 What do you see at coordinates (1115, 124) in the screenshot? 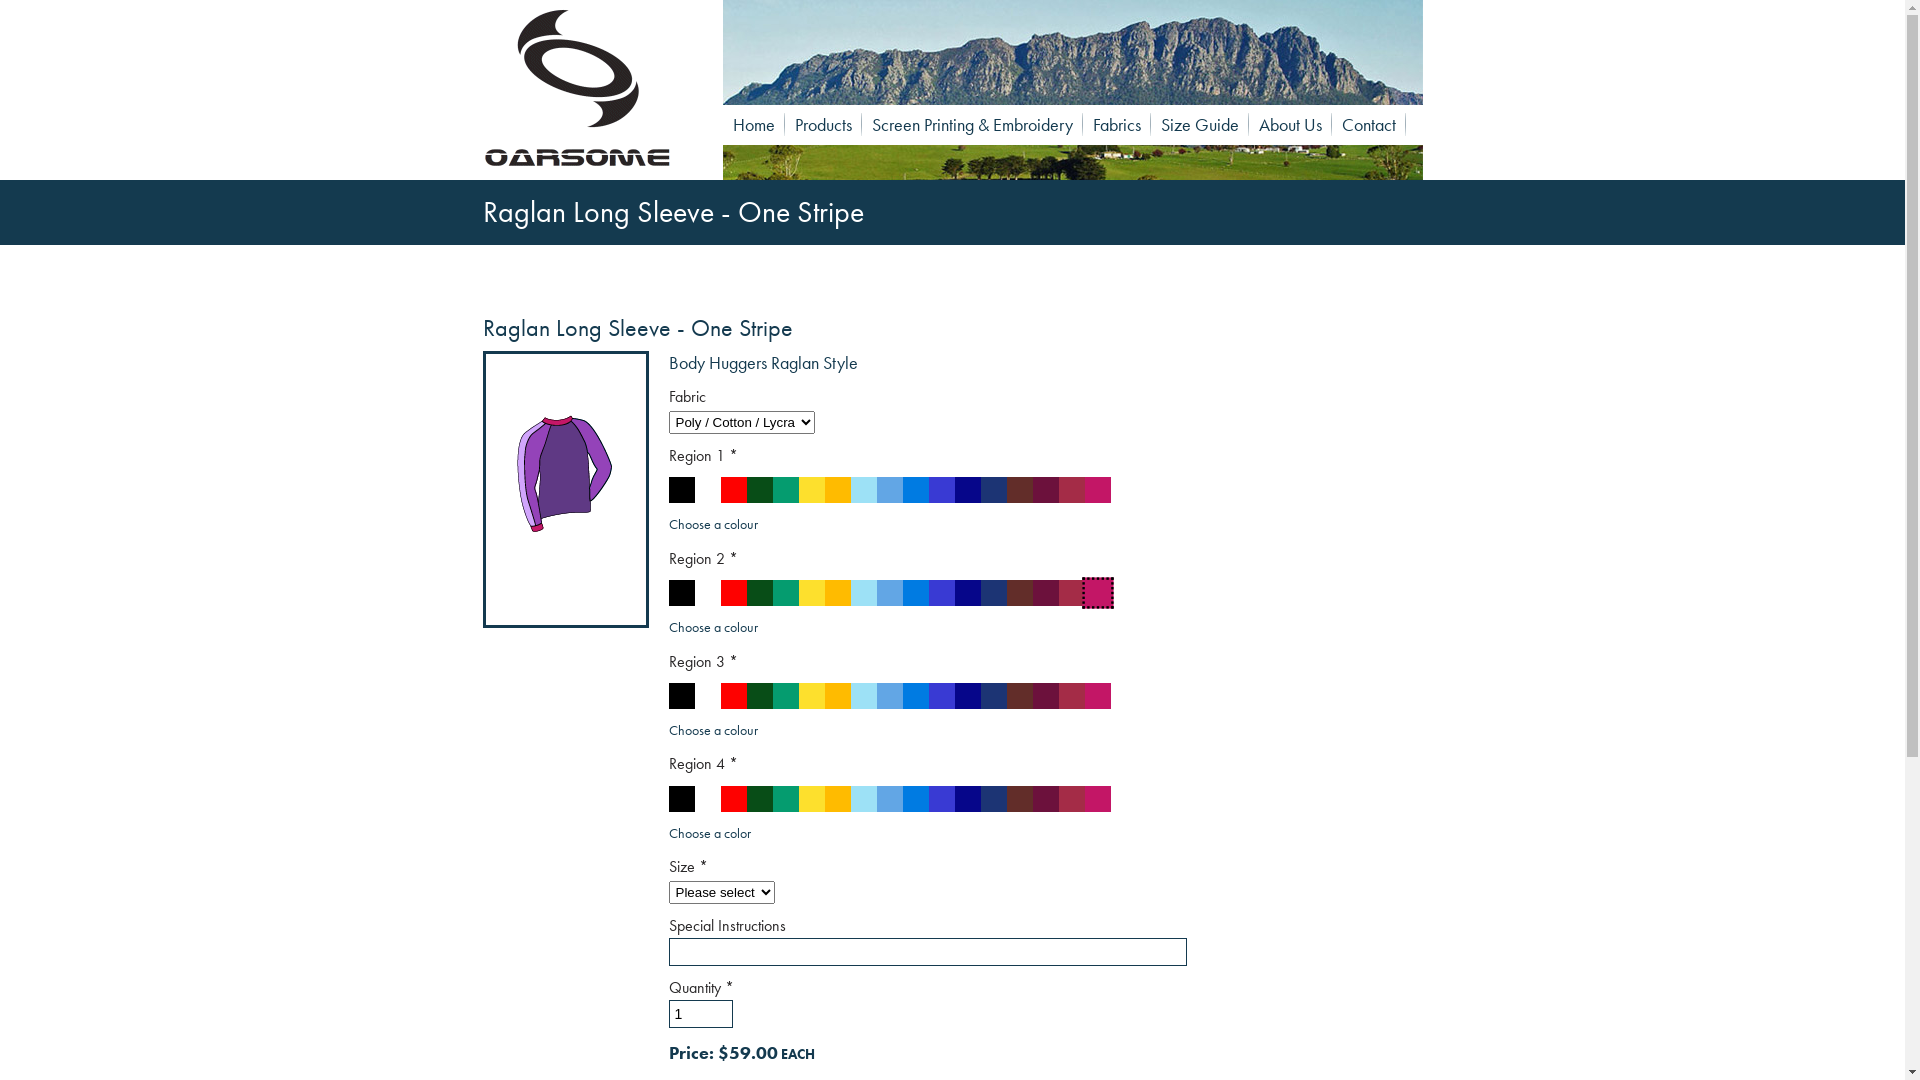
I see `'Fabrics'` at bounding box center [1115, 124].